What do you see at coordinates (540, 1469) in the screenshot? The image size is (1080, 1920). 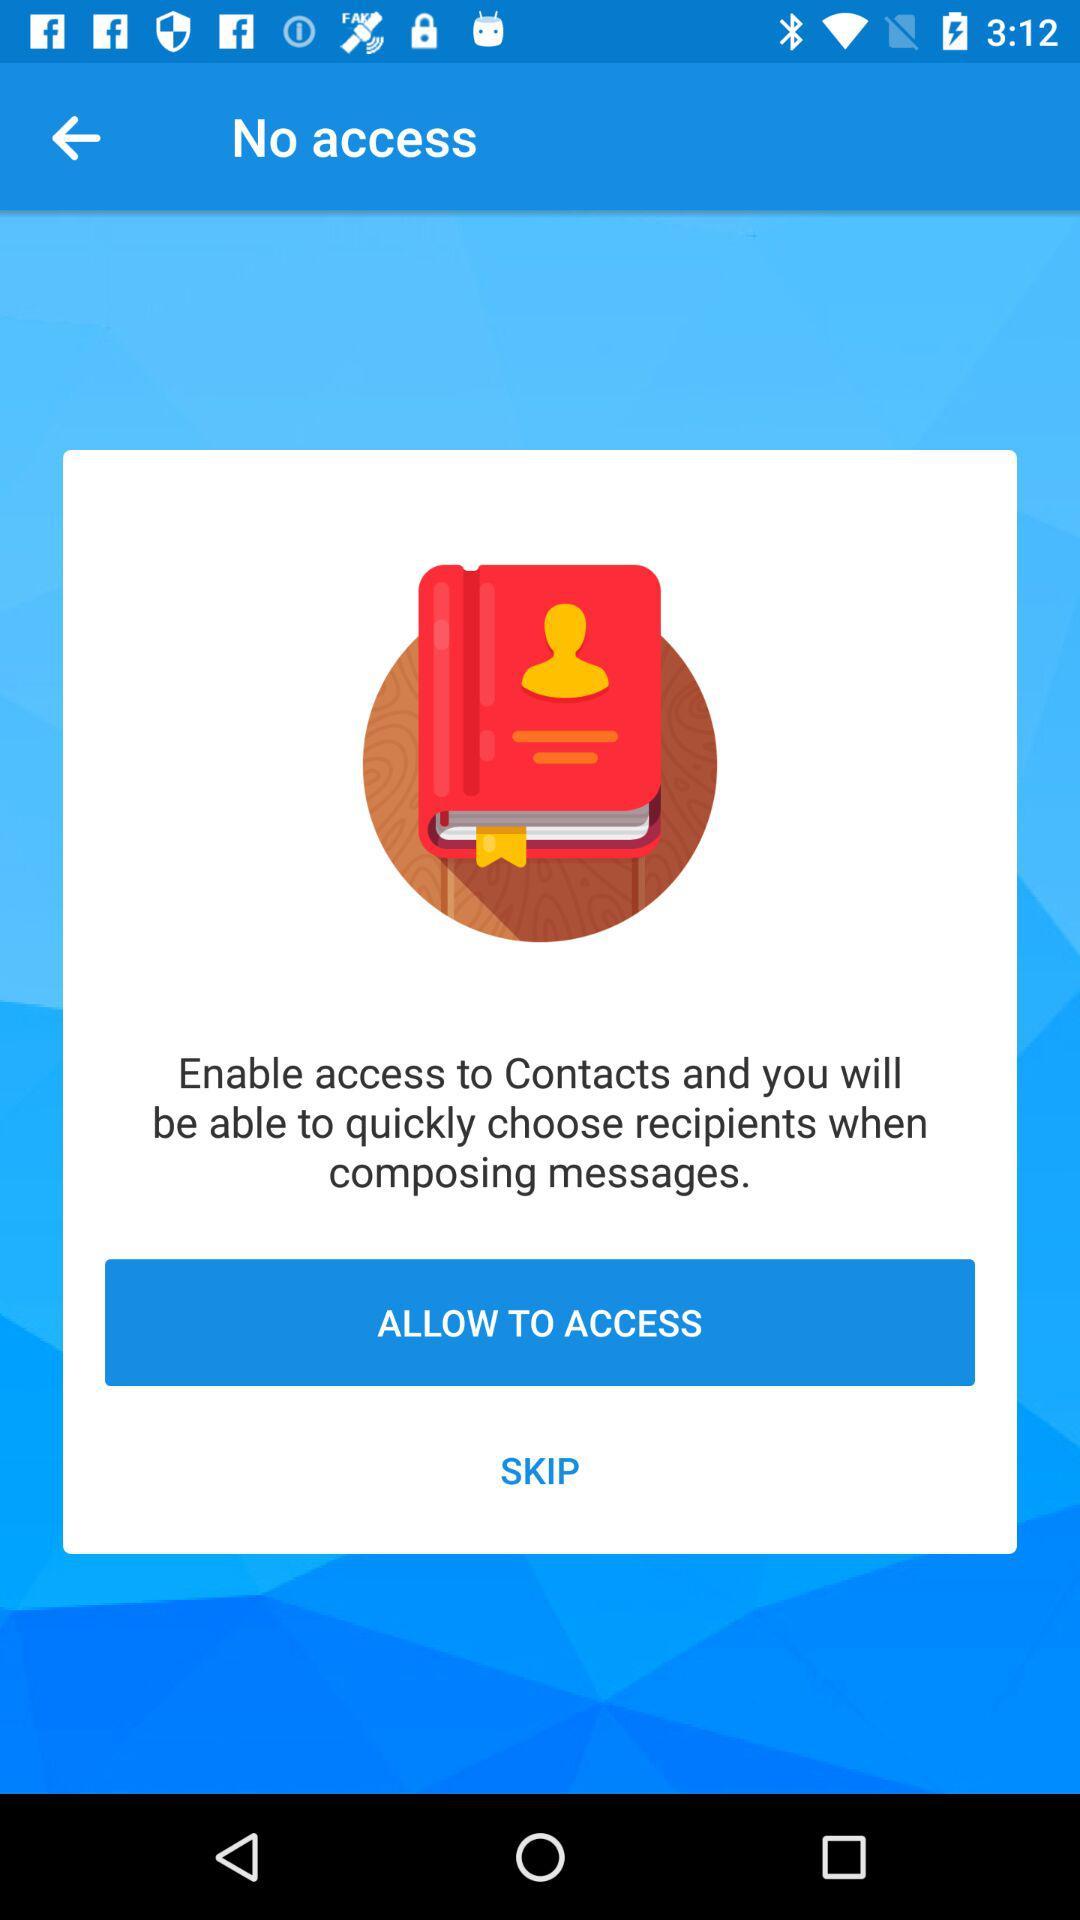 I see `the icon below allow to access item` at bounding box center [540, 1469].